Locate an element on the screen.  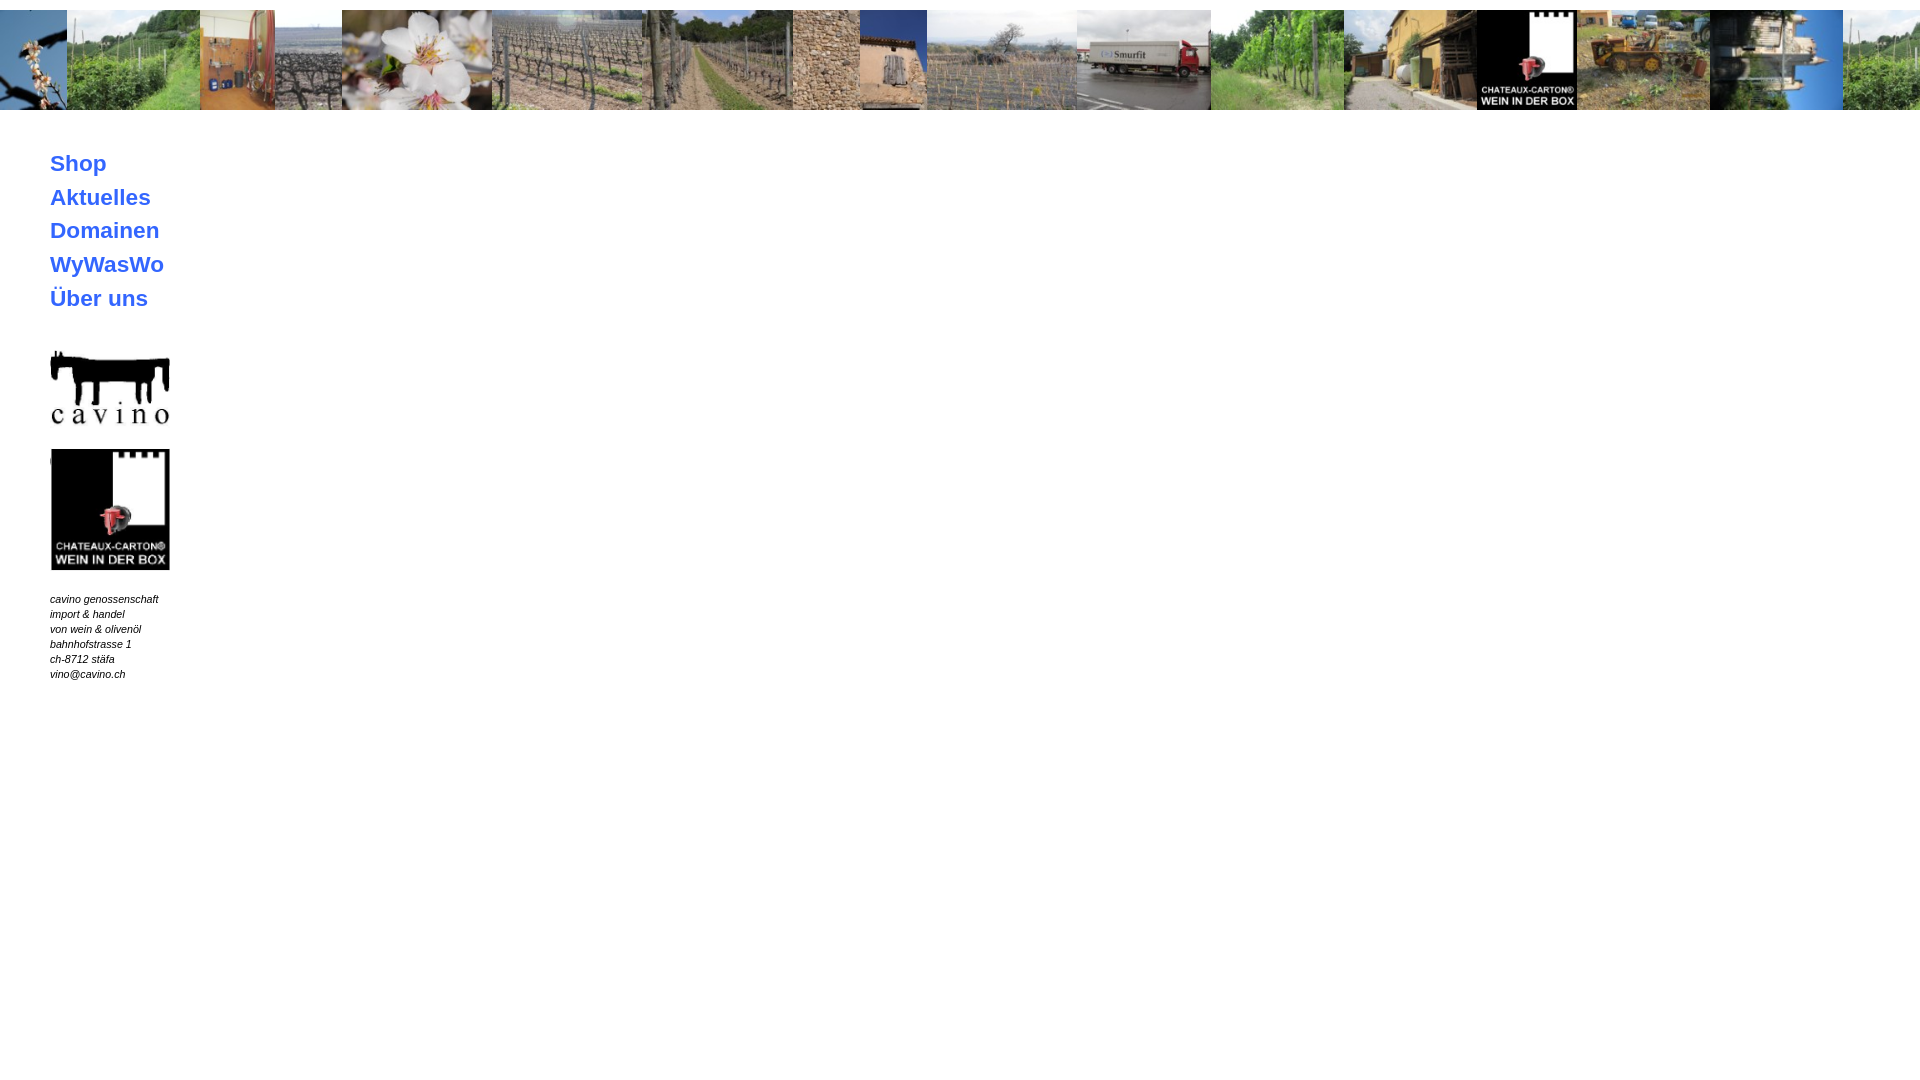
'Shop' is located at coordinates (49, 161).